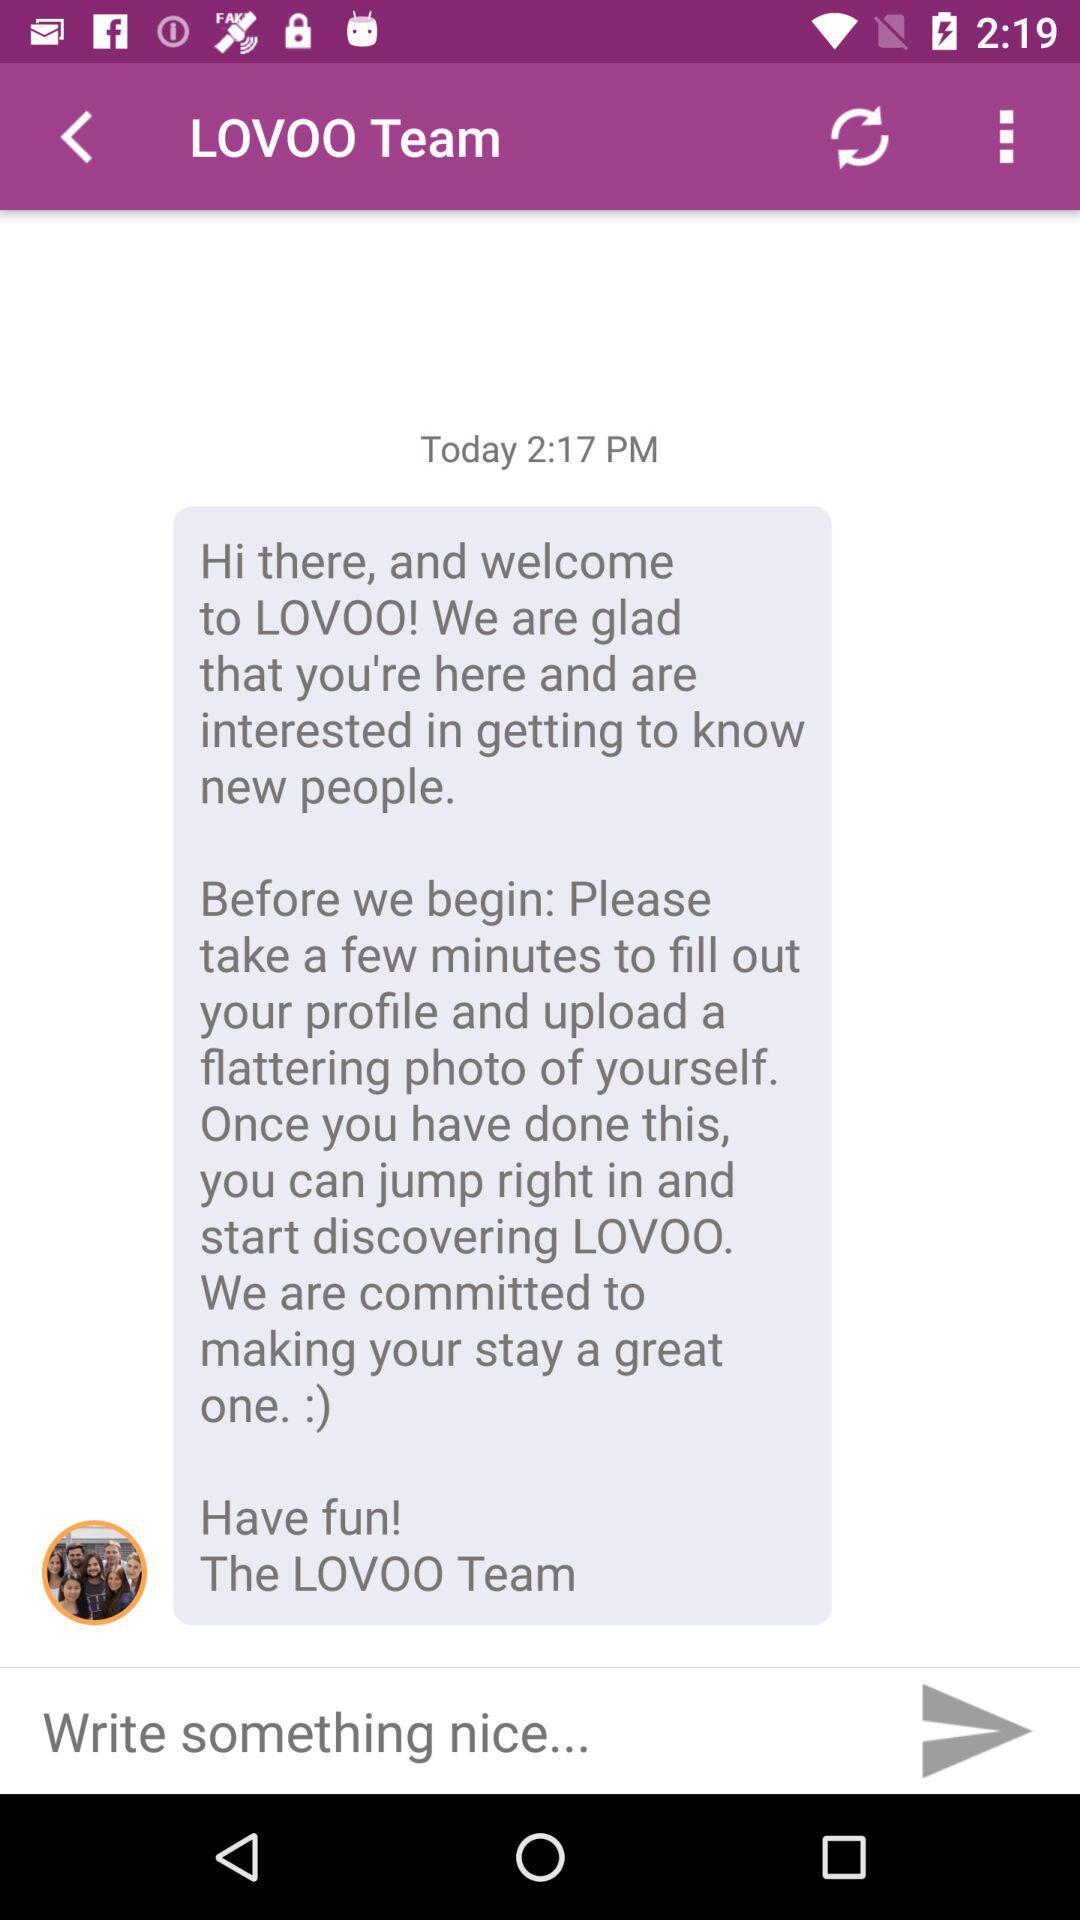  What do you see at coordinates (858, 135) in the screenshot?
I see `item above hi there and` at bounding box center [858, 135].